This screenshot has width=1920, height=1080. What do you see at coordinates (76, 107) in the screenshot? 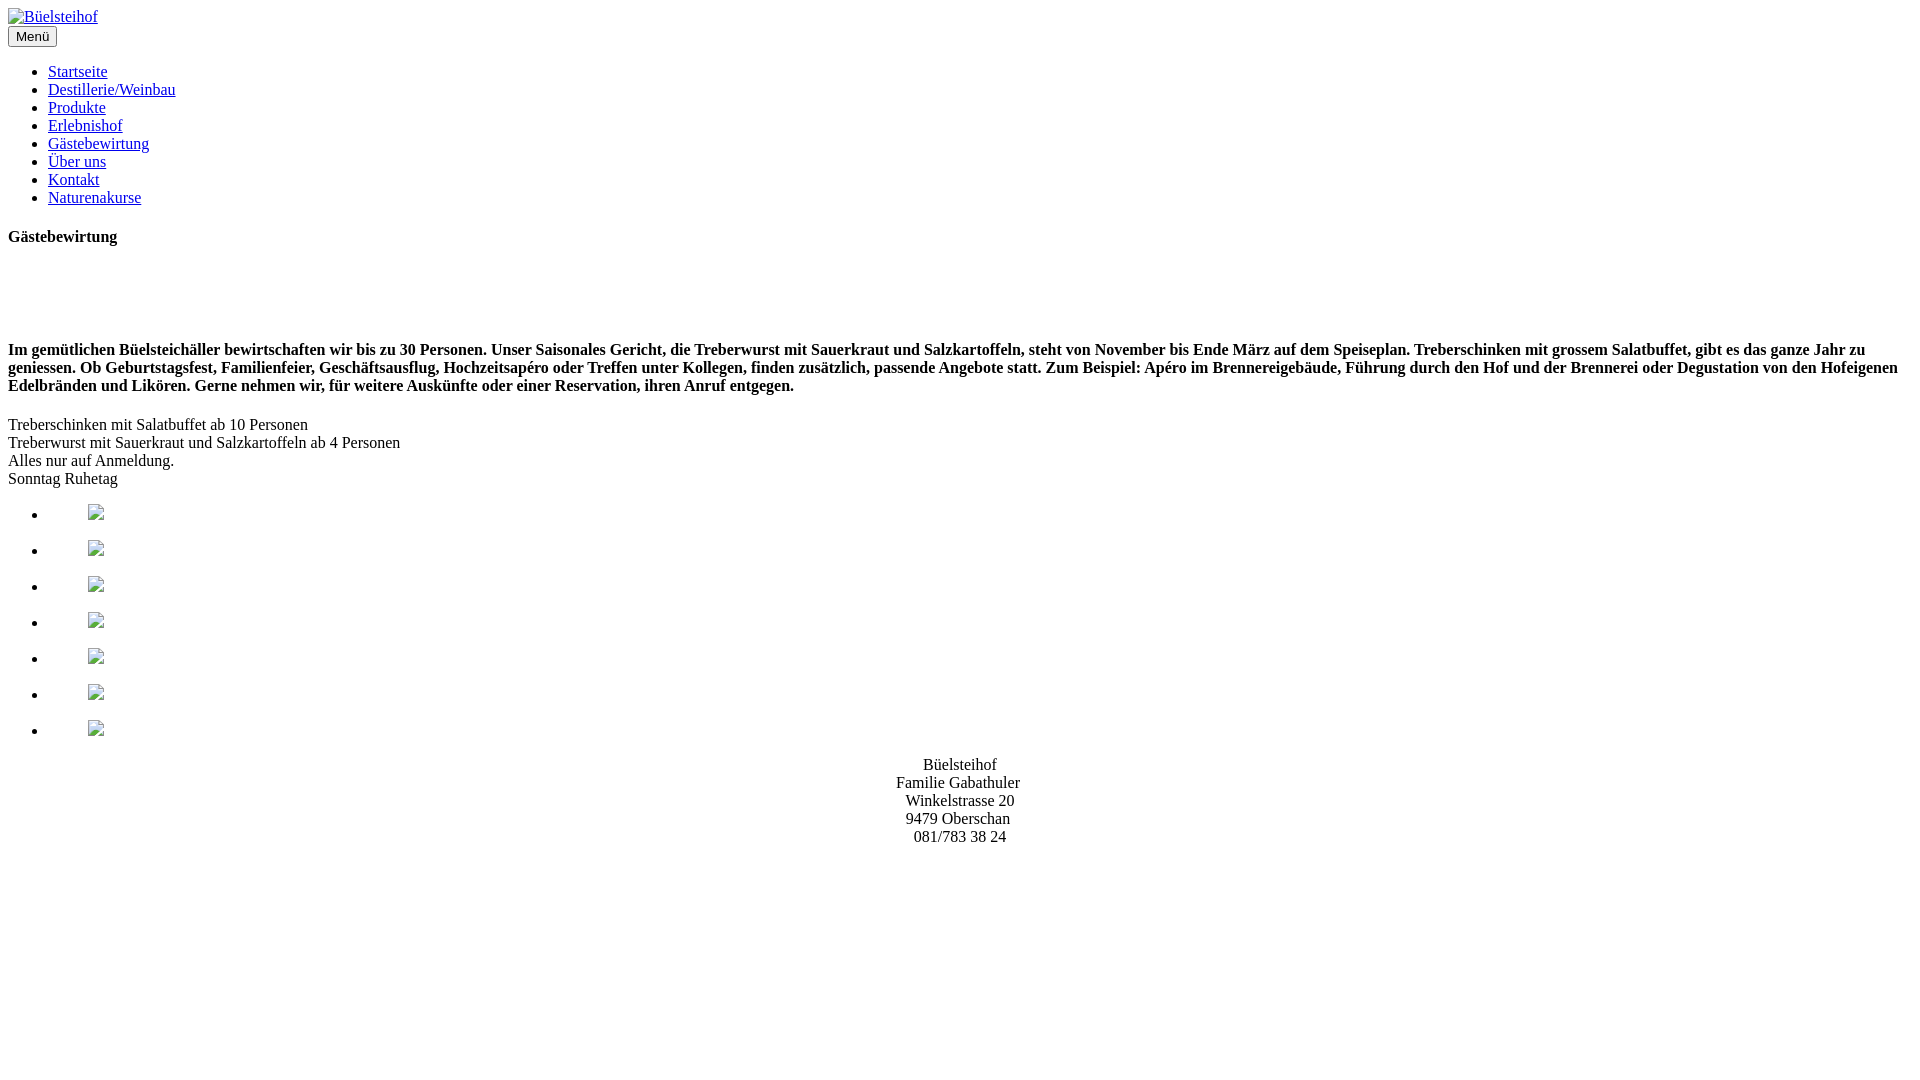
I see `'Produkte'` at bounding box center [76, 107].